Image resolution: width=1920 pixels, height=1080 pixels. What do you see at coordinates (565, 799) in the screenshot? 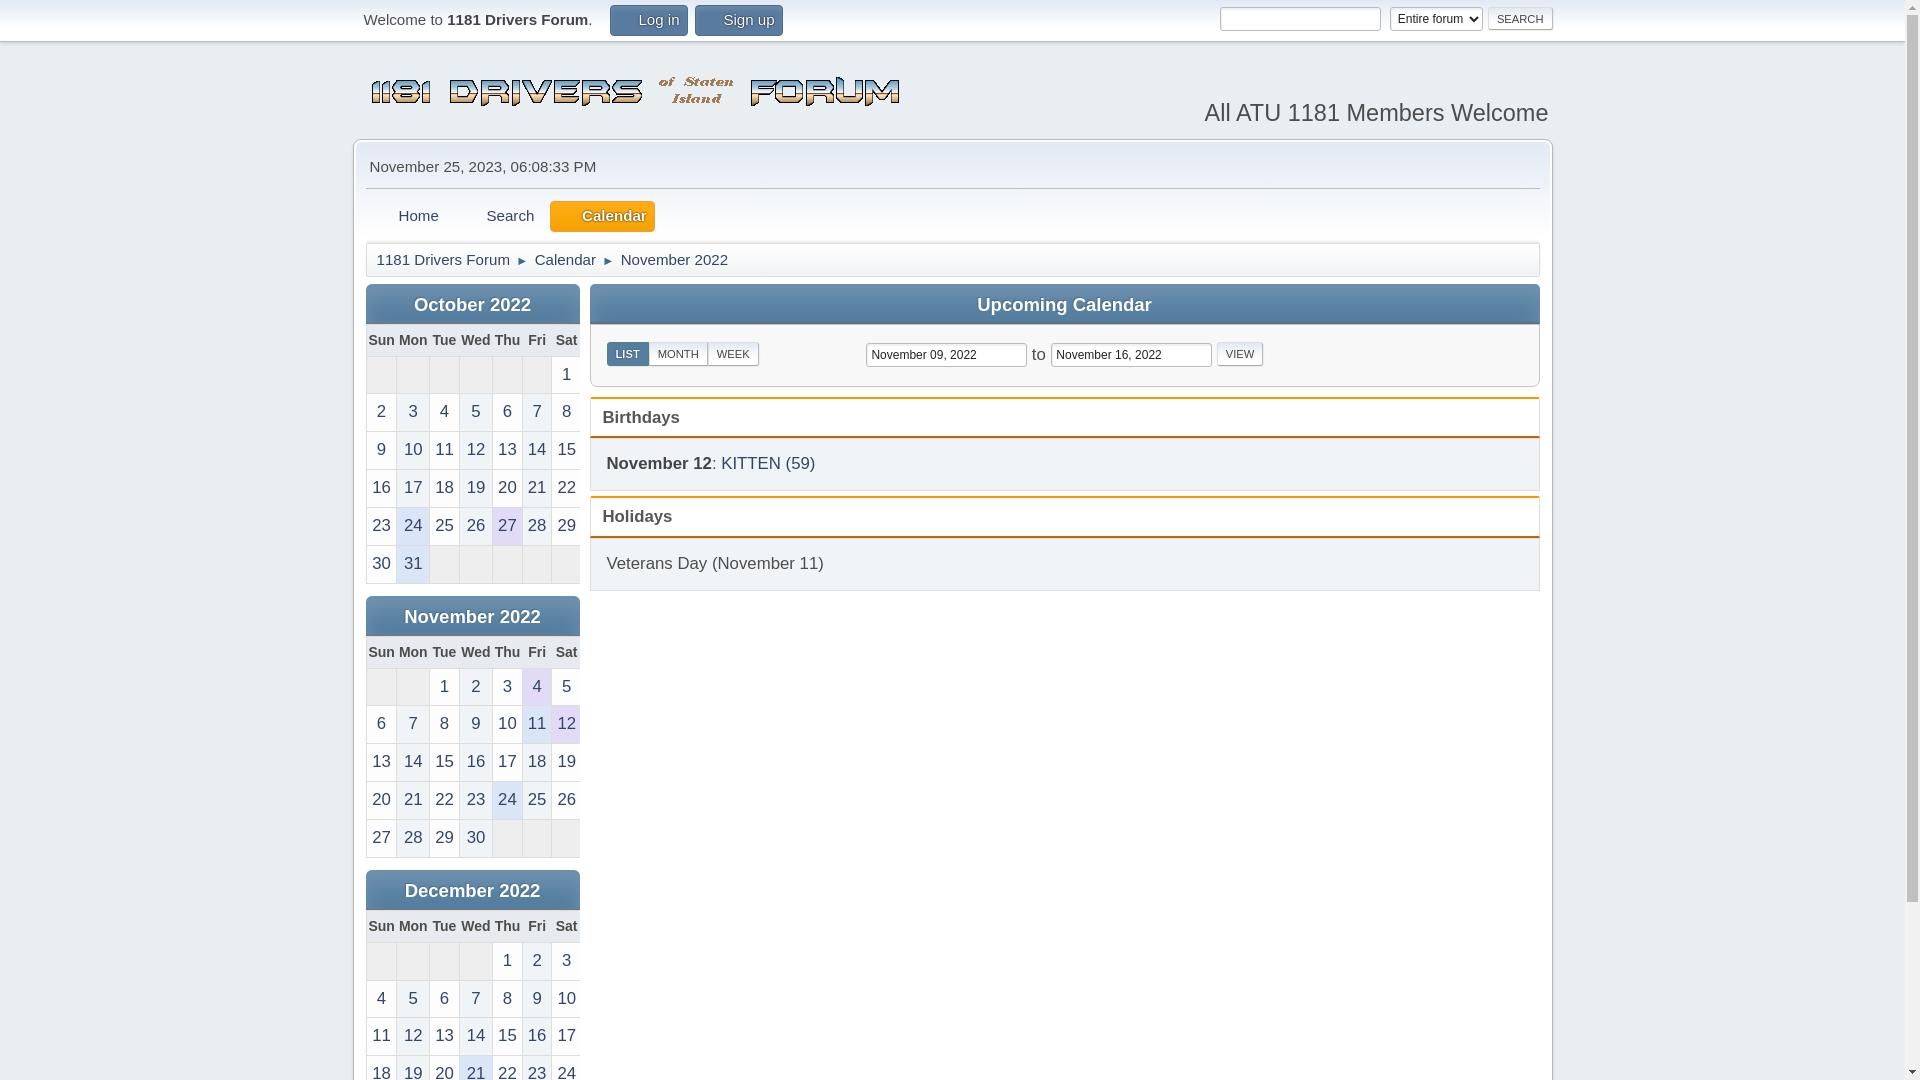
I see `'26'` at bounding box center [565, 799].